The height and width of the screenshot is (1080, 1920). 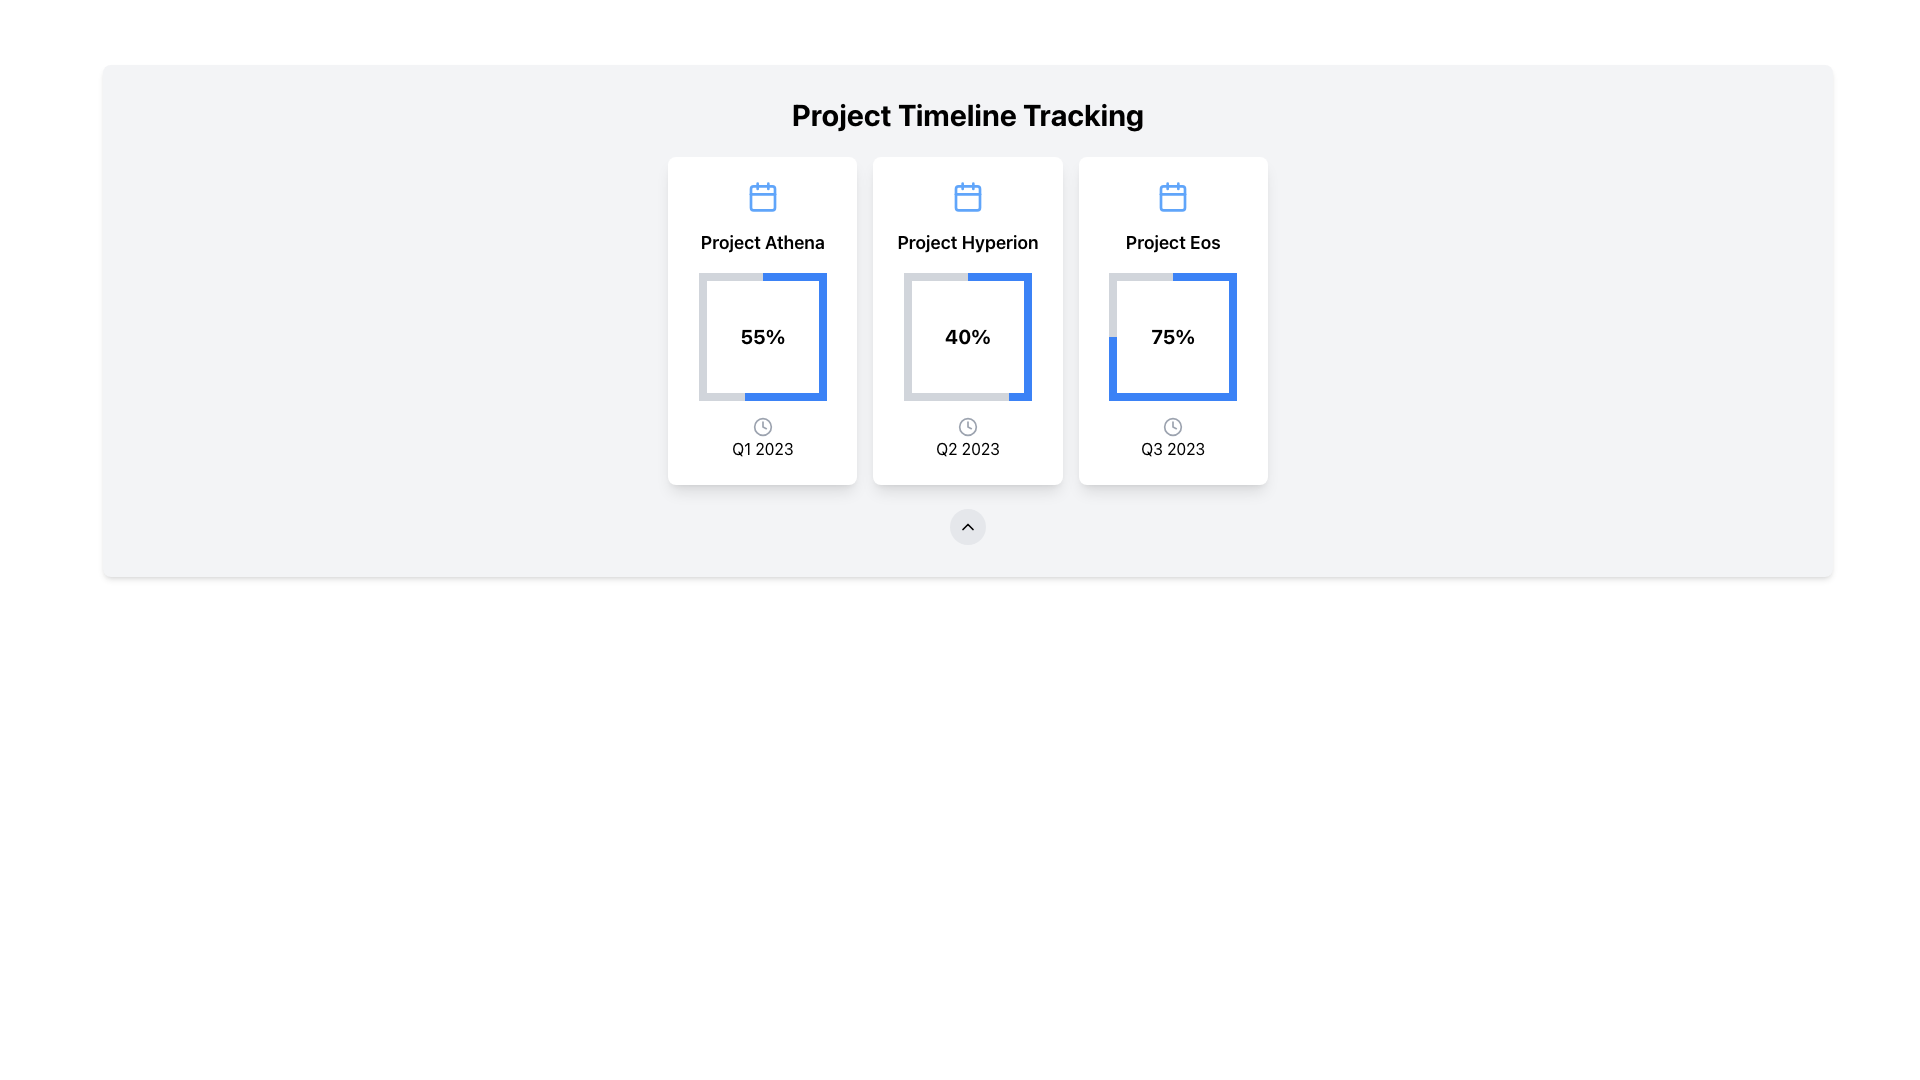 I want to click on the rectangular shape with rounded corners that serves as a decorative element within the calendar icon at the top-center of the 'Project Athena' card, so click(x=761, y=198).